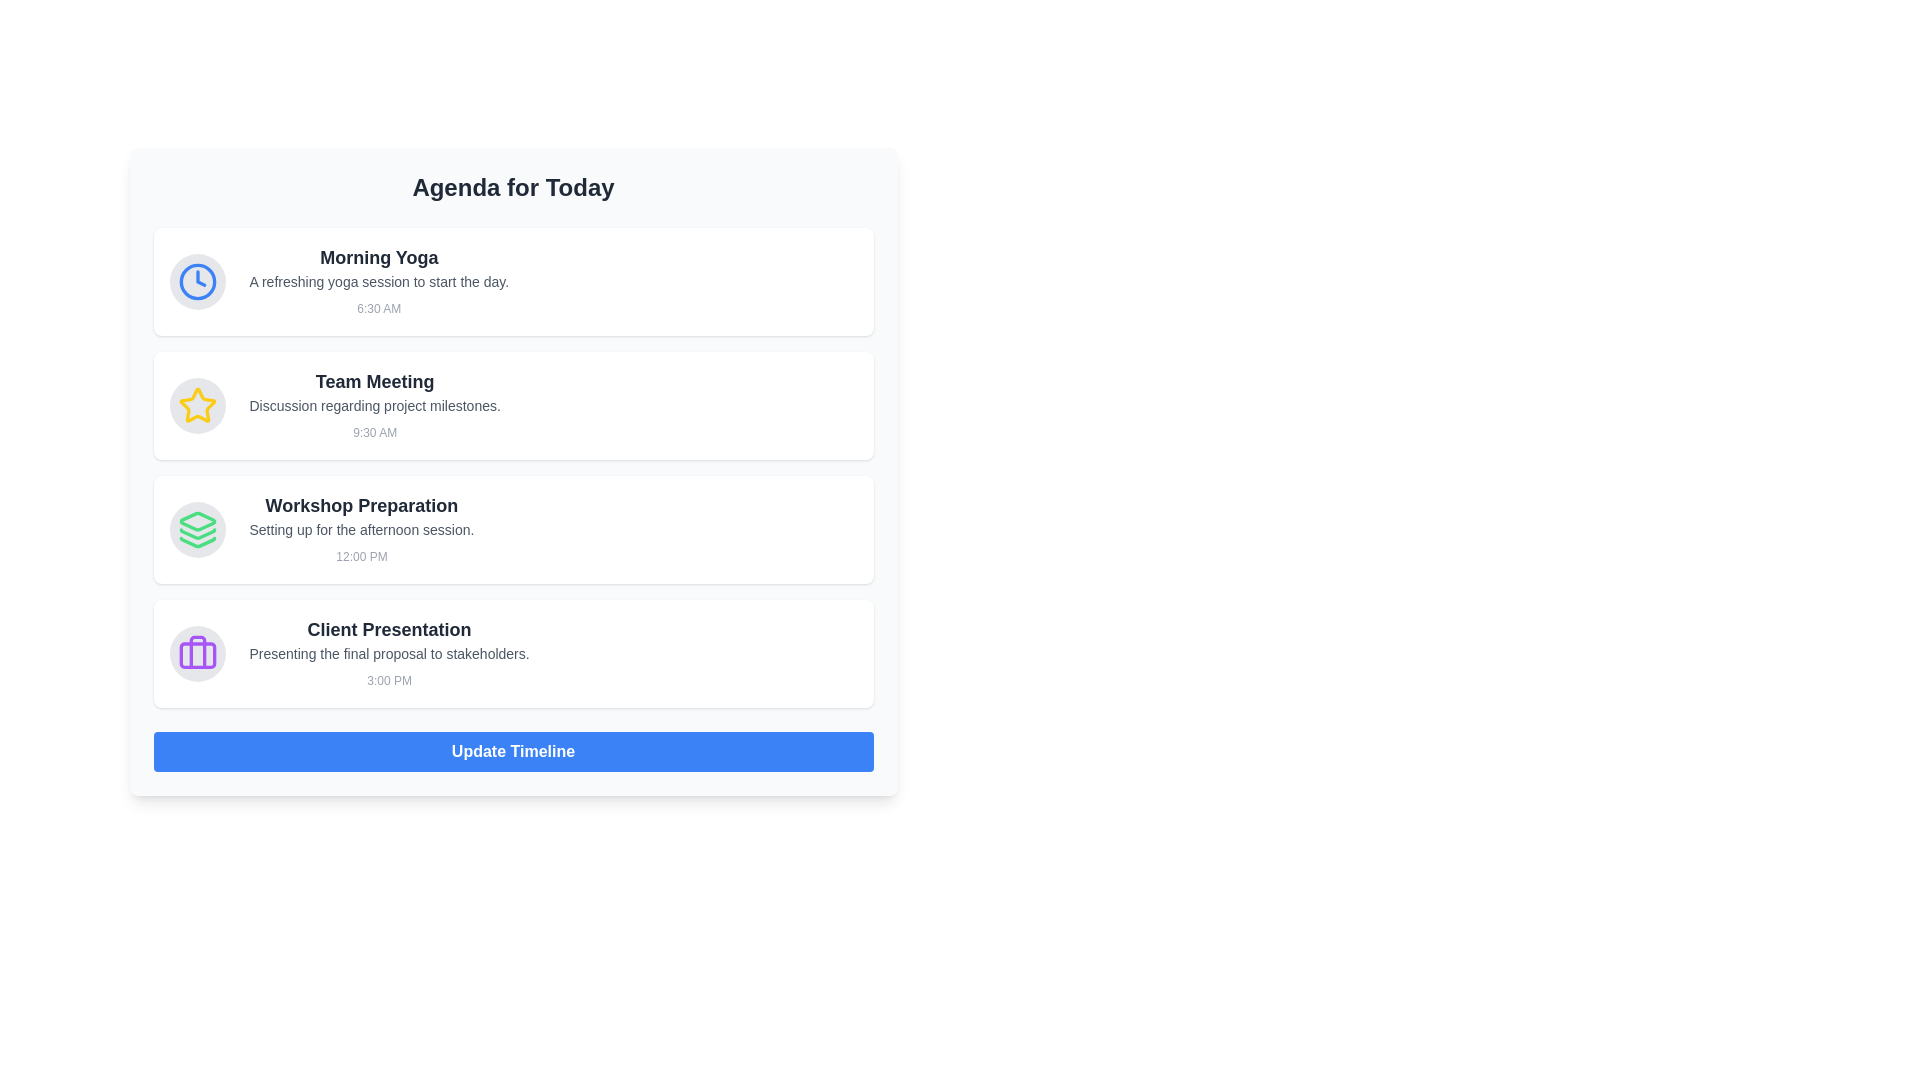 This screenshot has width=1920, height=1080. I want to click on the stack-like icon with green layers and a circular gray background adjacent to the 'Workshop Preparation' text entry, so click(197, 528).